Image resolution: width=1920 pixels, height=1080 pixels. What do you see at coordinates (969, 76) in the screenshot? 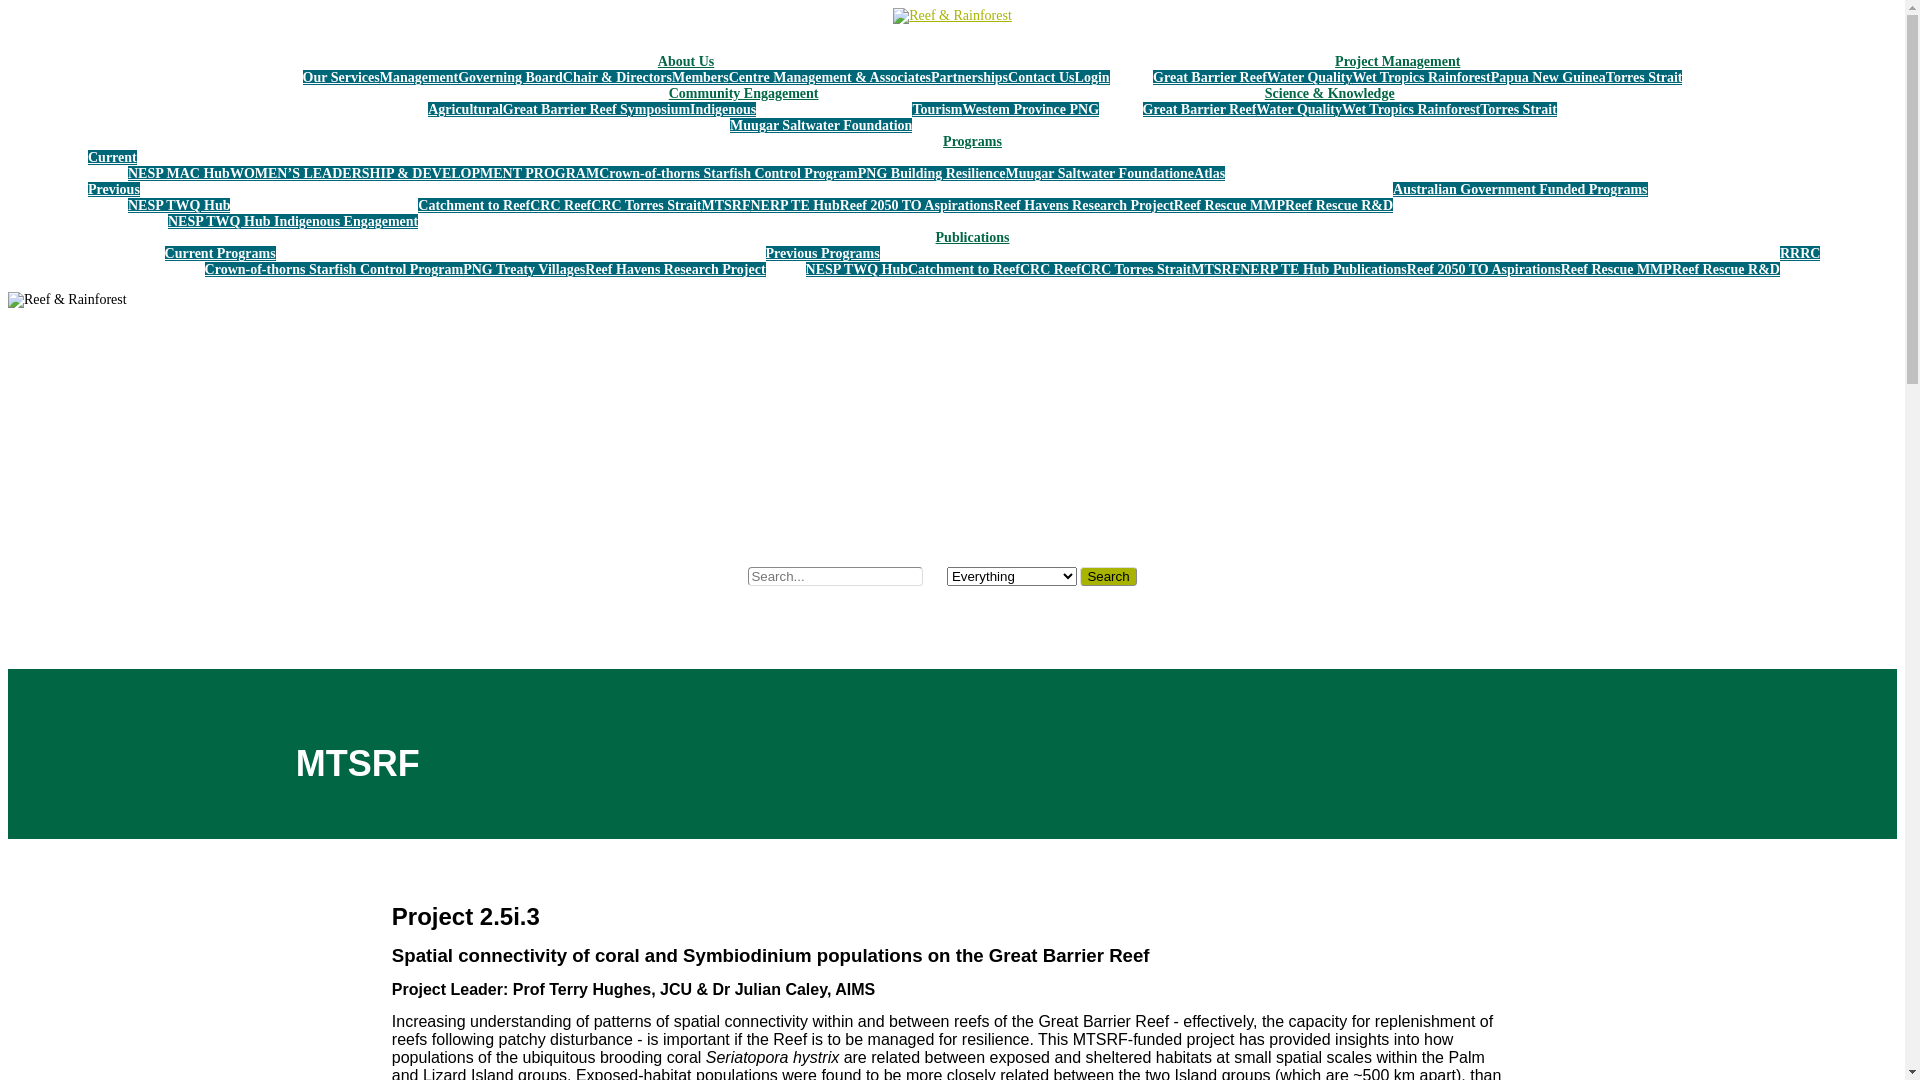
I see `'Partnerships'` at bounding box center [969, 76].